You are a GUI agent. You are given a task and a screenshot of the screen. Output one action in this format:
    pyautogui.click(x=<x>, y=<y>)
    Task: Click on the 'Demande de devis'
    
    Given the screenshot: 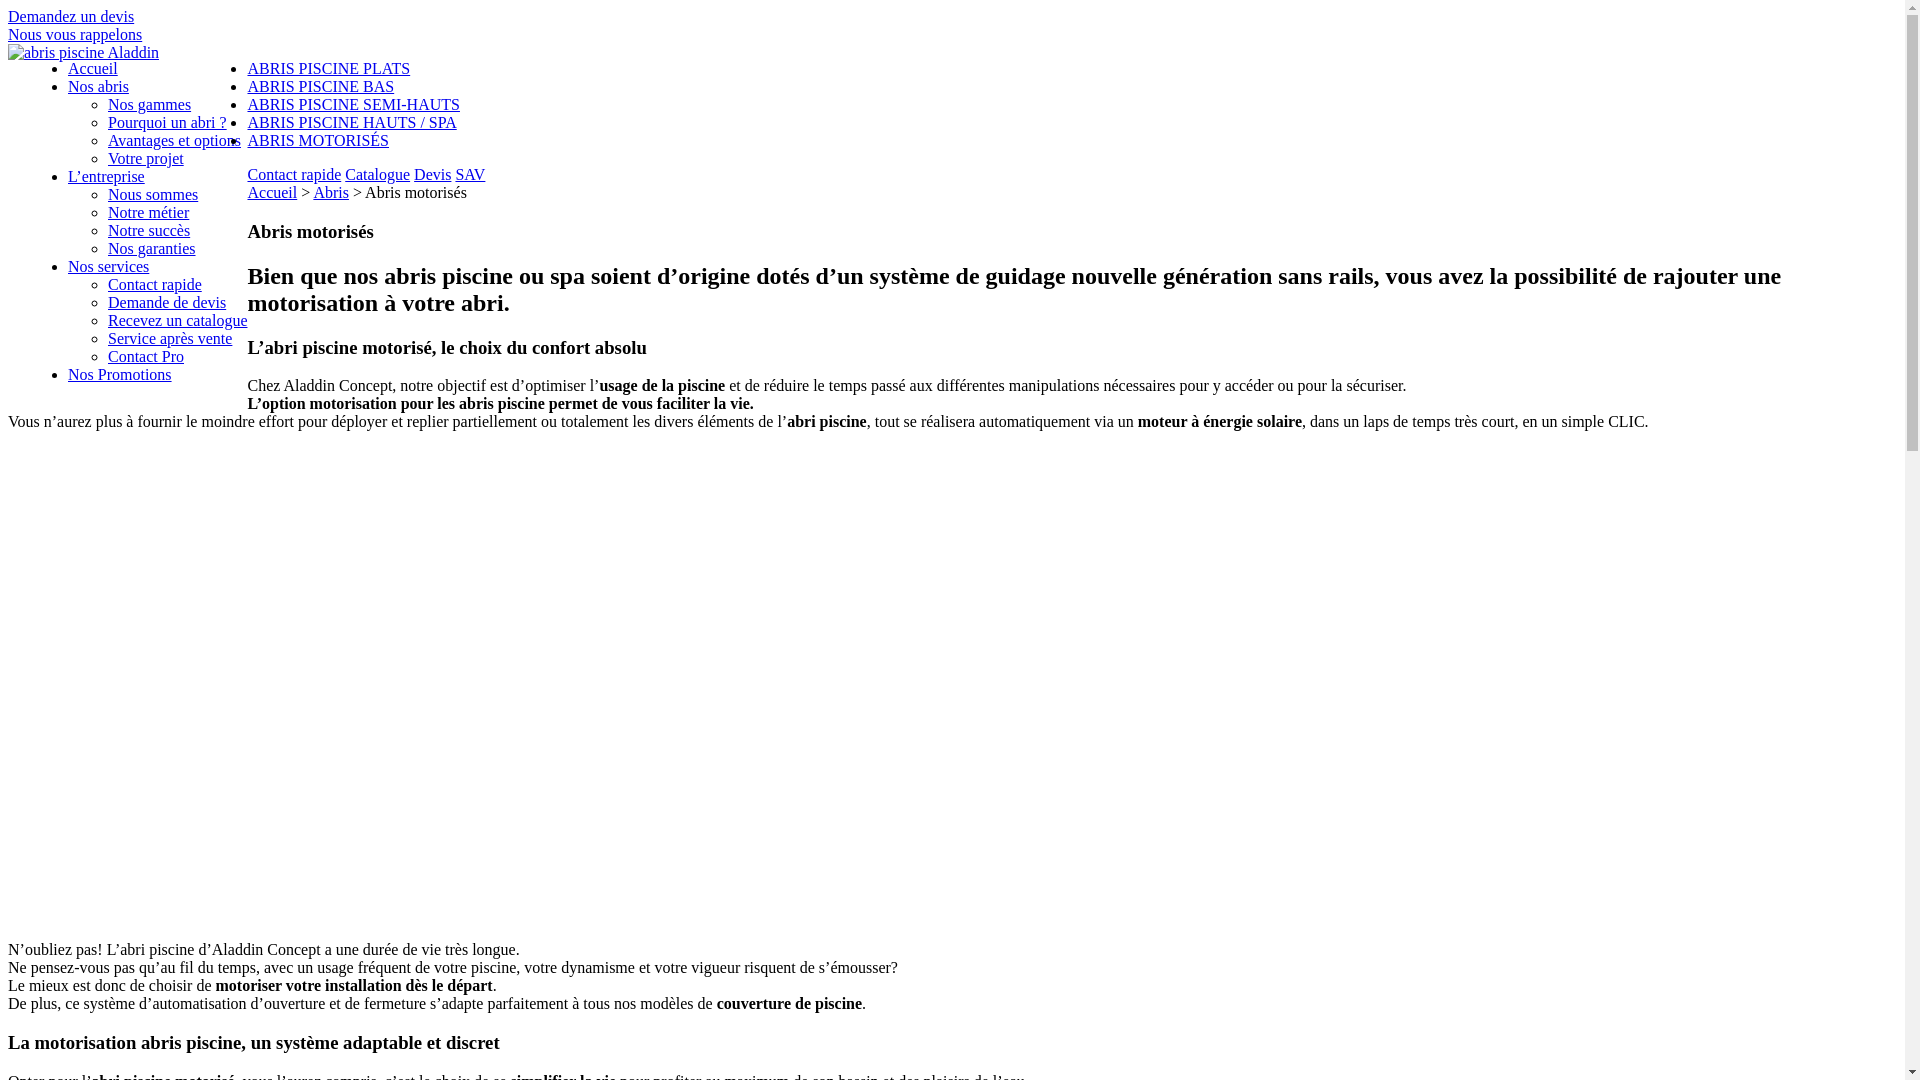 What is the action you would take?
    pyautogui.click(x=167, y=302)
    